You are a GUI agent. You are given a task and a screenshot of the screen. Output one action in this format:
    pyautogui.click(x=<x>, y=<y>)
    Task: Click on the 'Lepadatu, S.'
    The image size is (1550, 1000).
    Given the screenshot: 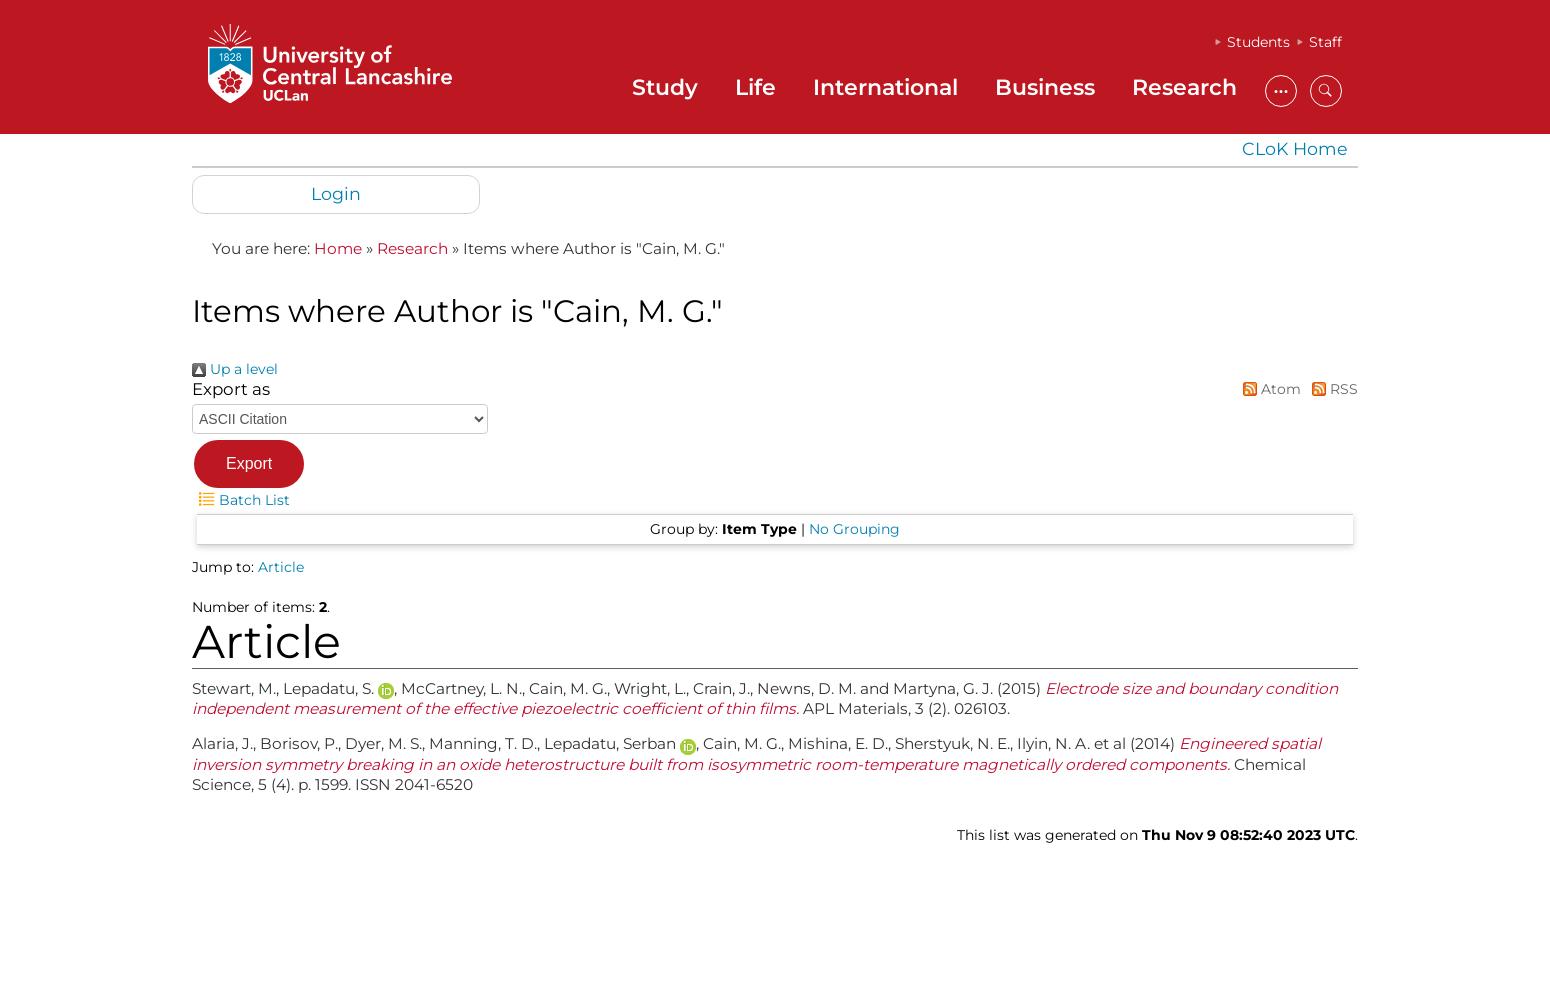 What is the action you would take?
    pyautogui.click(x=329, y=687)
    